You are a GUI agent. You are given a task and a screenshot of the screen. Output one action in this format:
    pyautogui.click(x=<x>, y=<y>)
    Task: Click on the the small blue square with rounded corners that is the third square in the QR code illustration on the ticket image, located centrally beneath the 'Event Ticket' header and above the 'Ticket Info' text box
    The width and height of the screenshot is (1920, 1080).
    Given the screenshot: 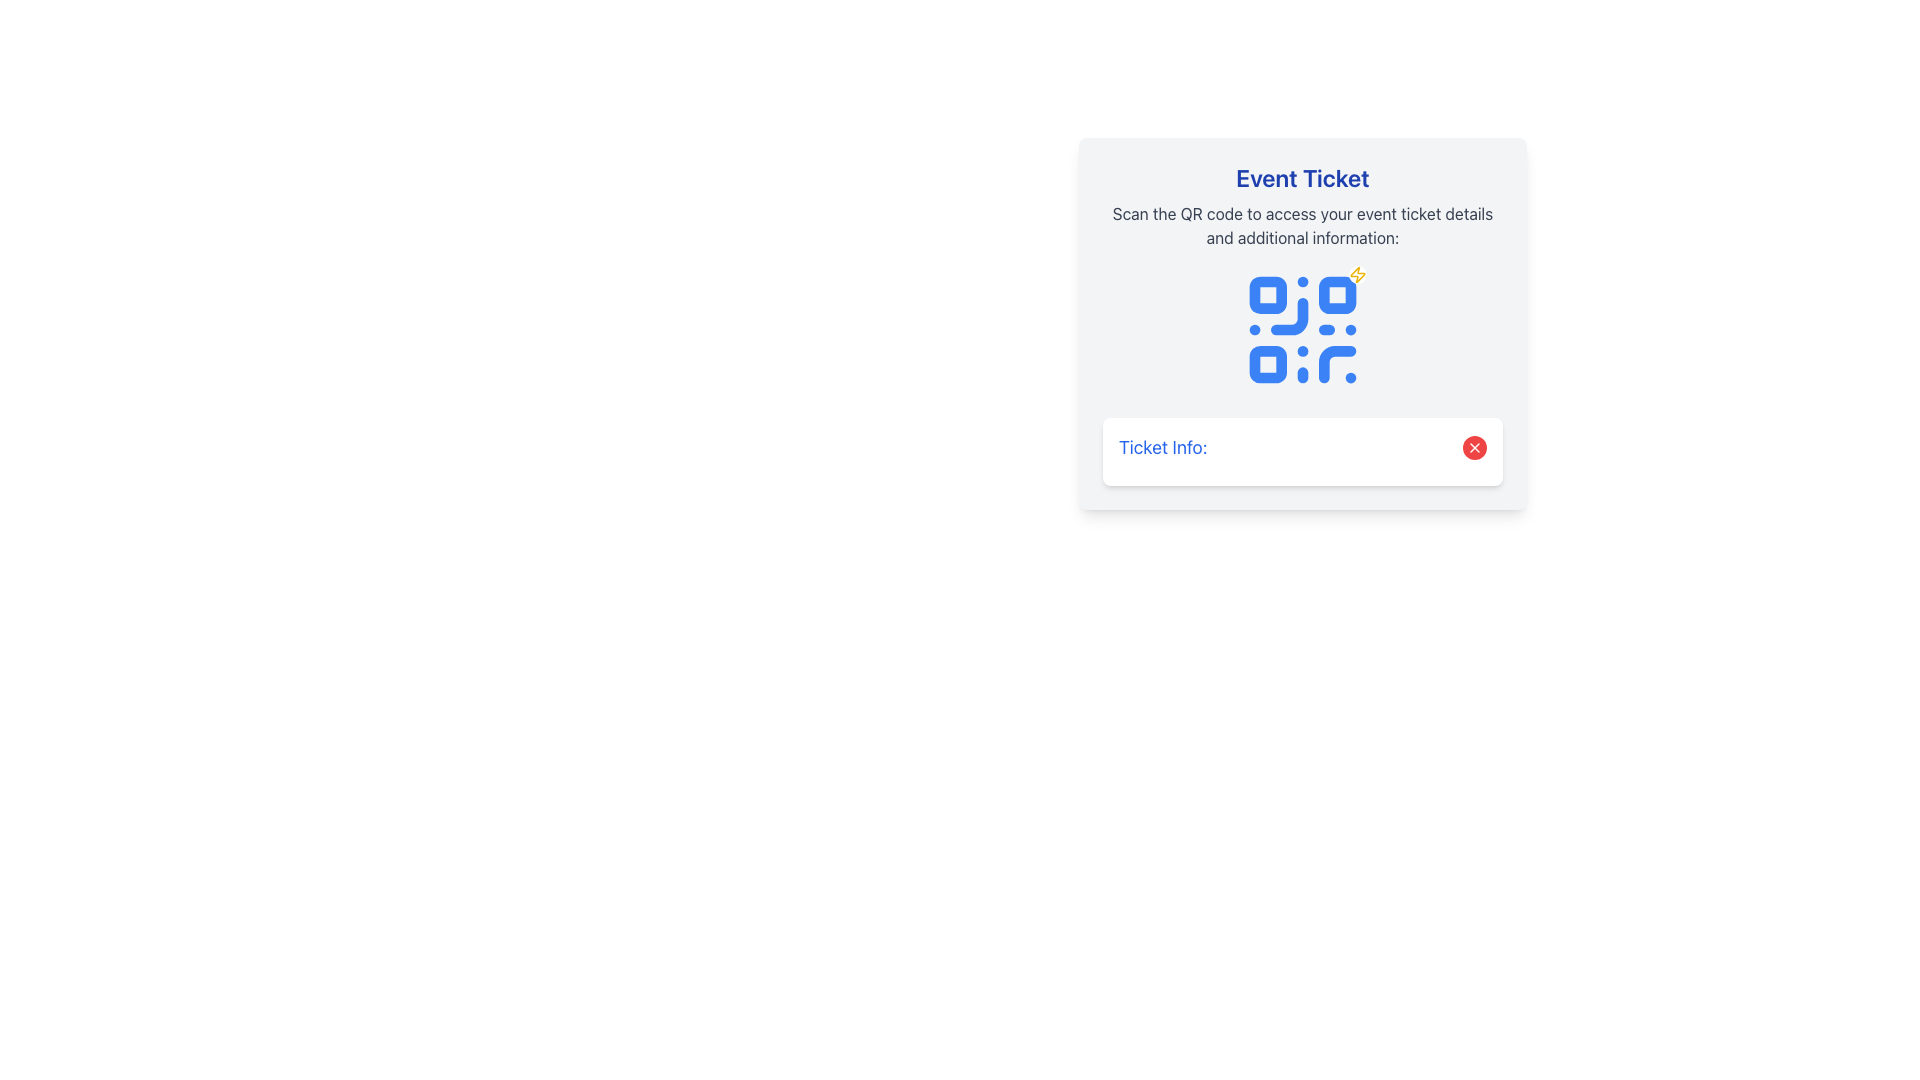 What is the action you would take?
    pyautogui.click(x=1267, y=364)
    